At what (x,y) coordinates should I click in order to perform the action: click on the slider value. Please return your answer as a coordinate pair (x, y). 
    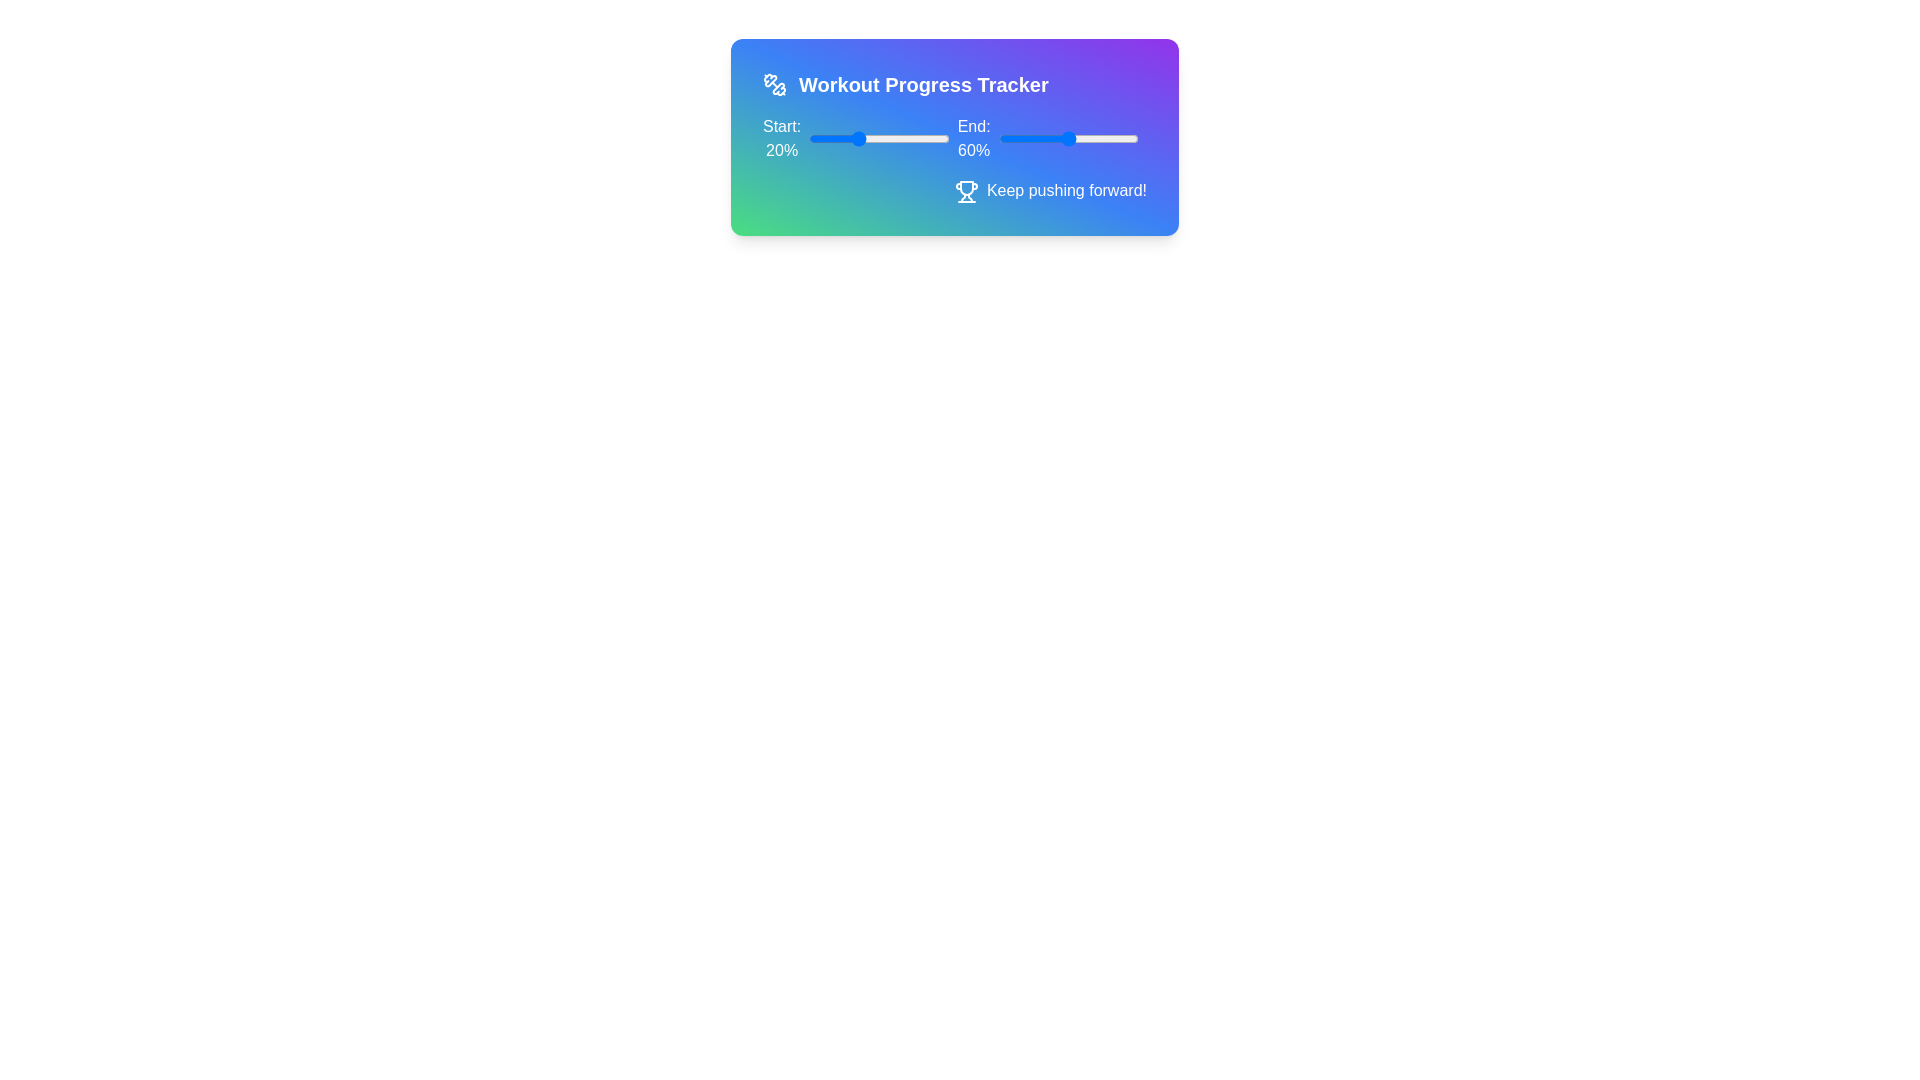
    Looking at the image, I should click on (877, 137).